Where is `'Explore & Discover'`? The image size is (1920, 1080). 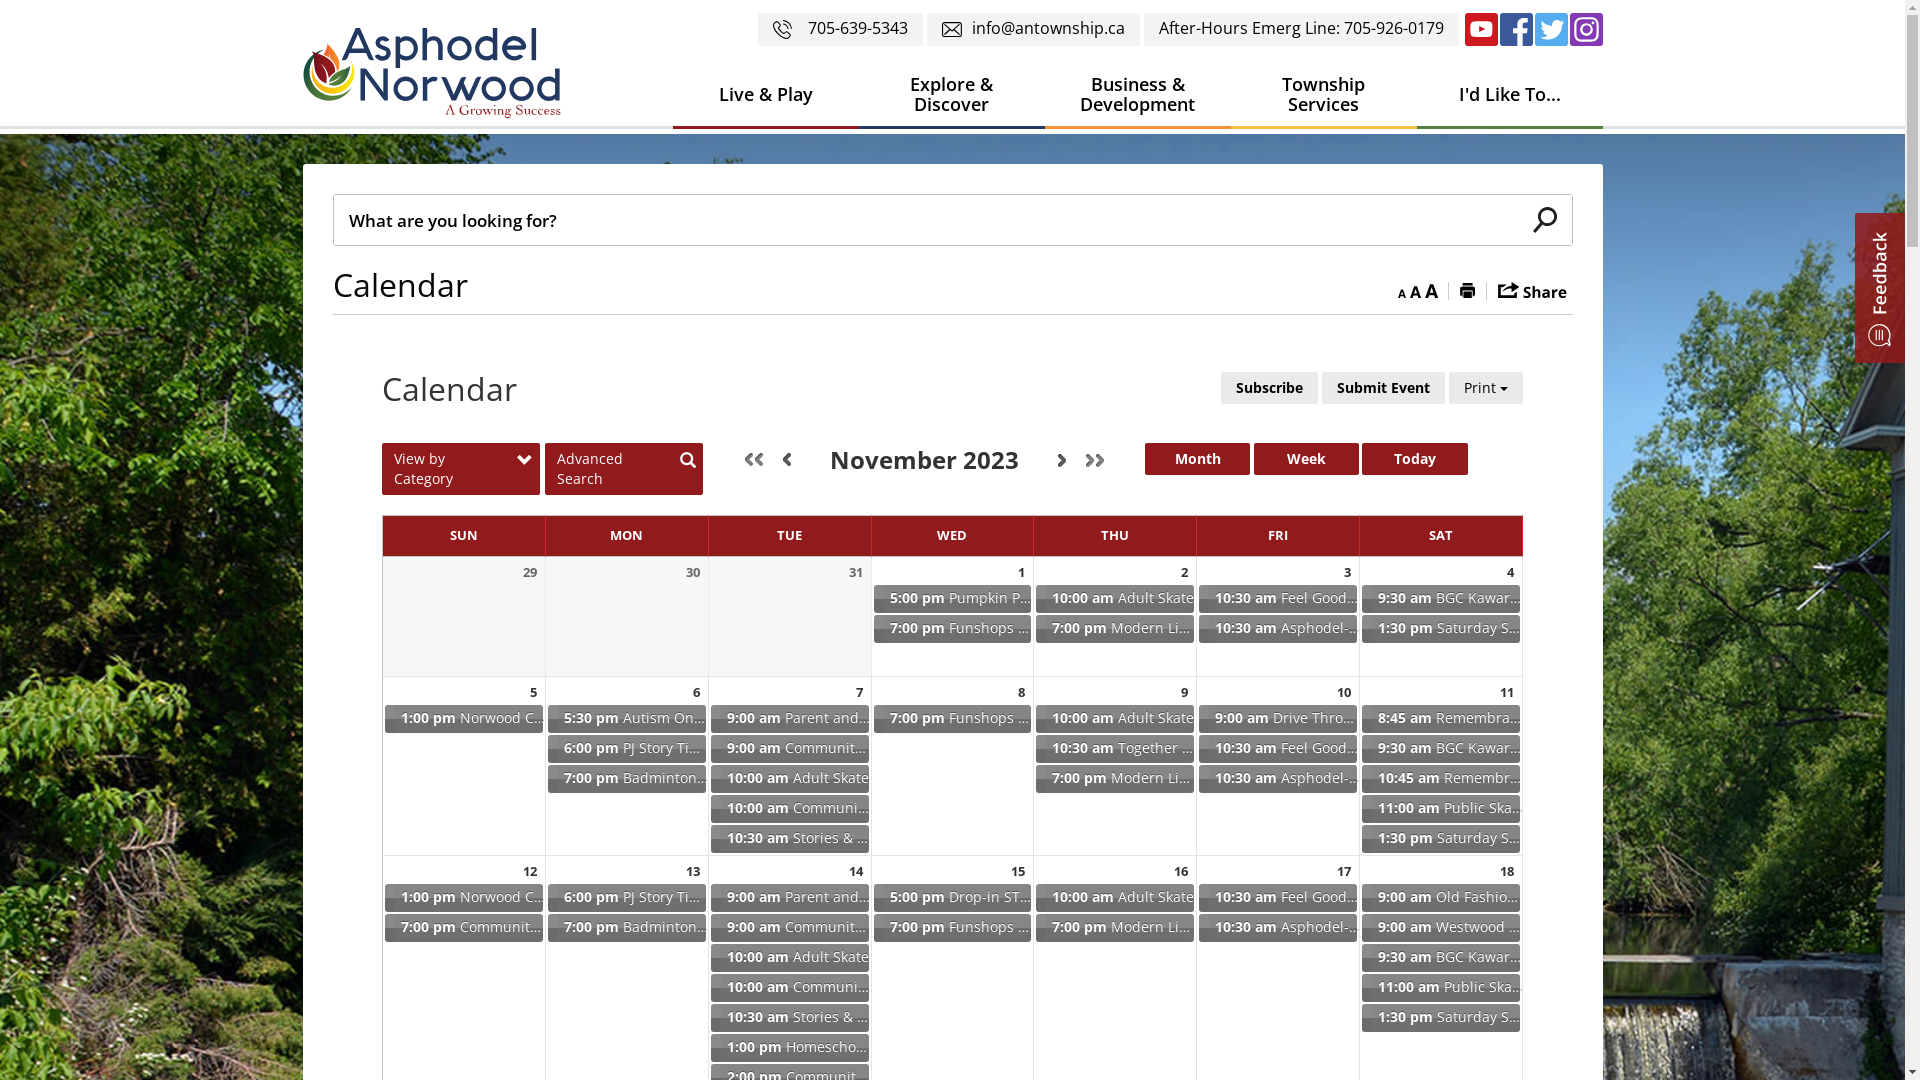 'Explore & Discover' is located at coordinates (949, 95).